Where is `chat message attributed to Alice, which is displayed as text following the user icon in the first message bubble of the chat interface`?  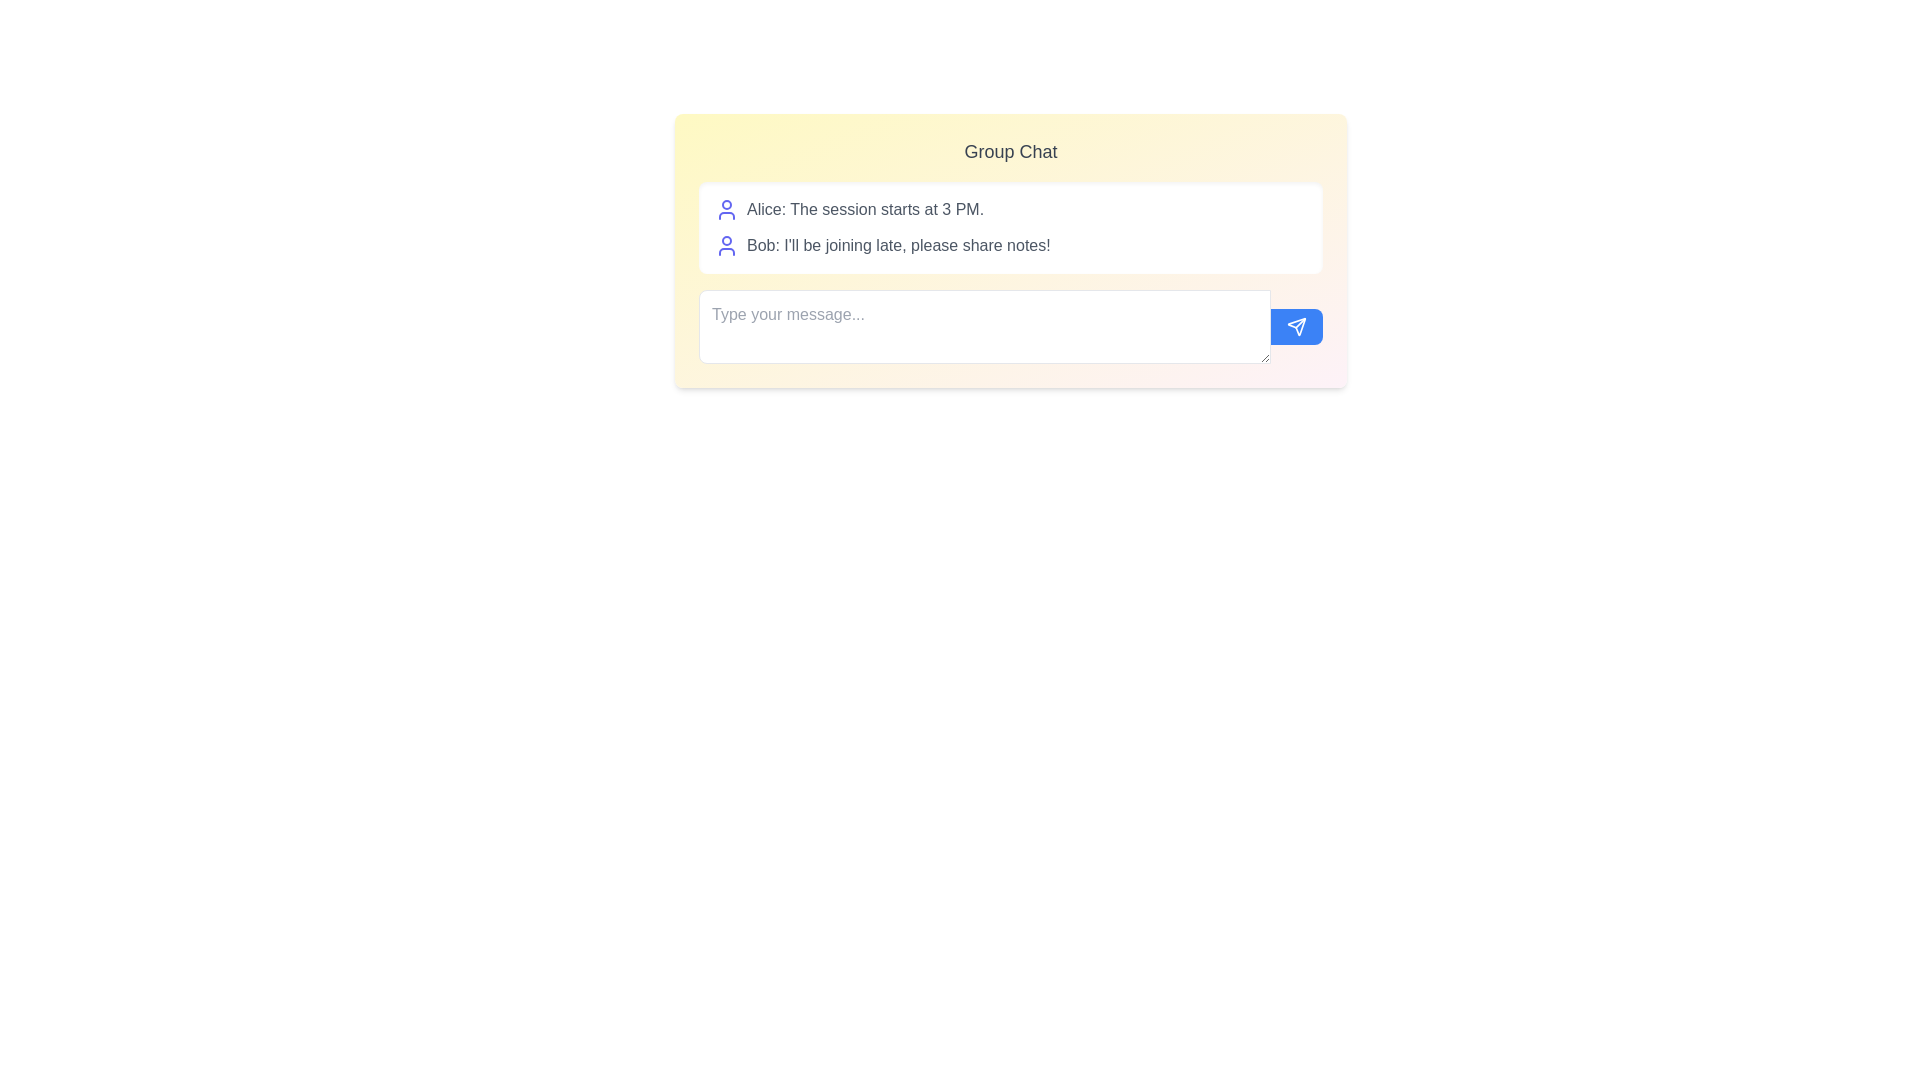 chat message attributed to Alice, which is displayed as text following the user icon in the first message bubble of the chat interface is located at coordinates (865, 209).